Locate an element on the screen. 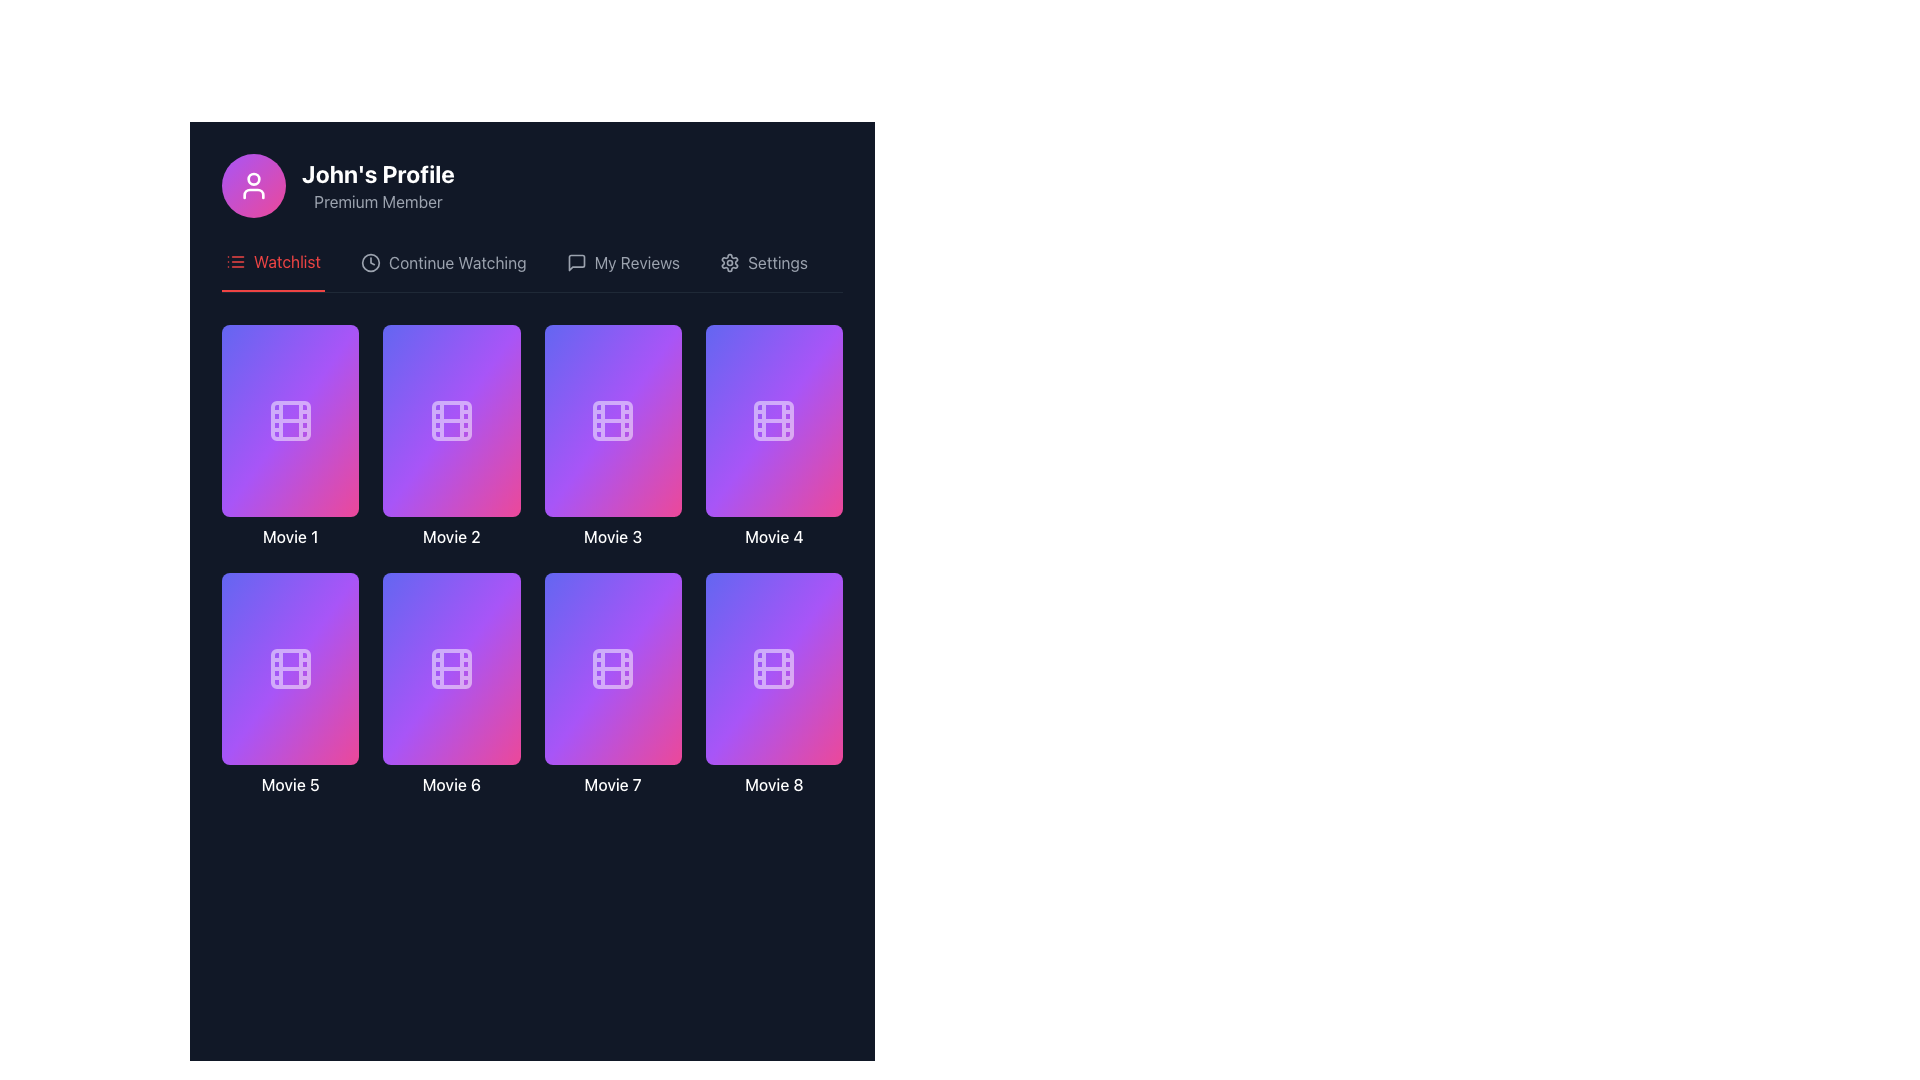 The height and width of the screenshot is (1080, 1920). the Icon representing 'Movie 7' within the seventh card of an eight-card grid layout is located at coordinates (612, 684).